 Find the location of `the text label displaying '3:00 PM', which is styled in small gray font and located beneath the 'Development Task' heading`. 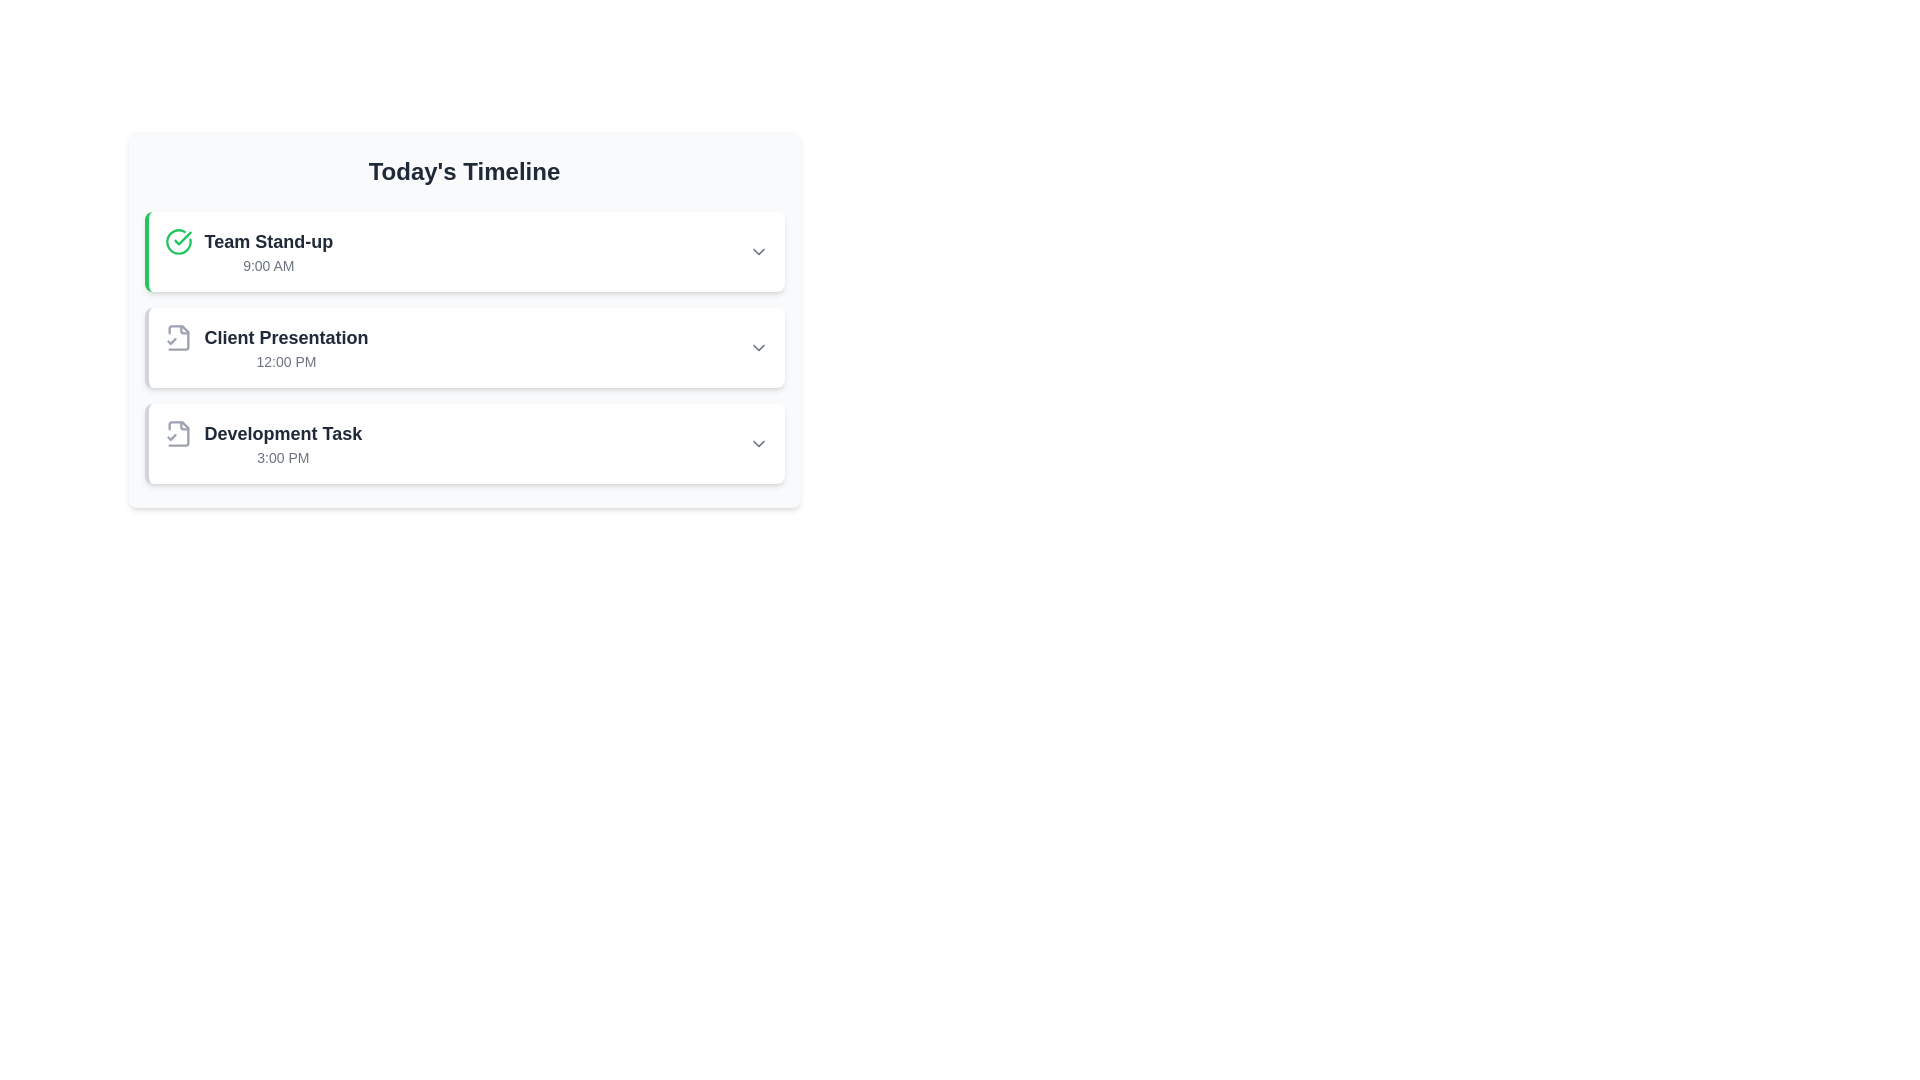

the text label displaying '3:00 PM', which is styled in small gray font and located beneath the 'Development Task' heading is located at coordinates (282, 458).